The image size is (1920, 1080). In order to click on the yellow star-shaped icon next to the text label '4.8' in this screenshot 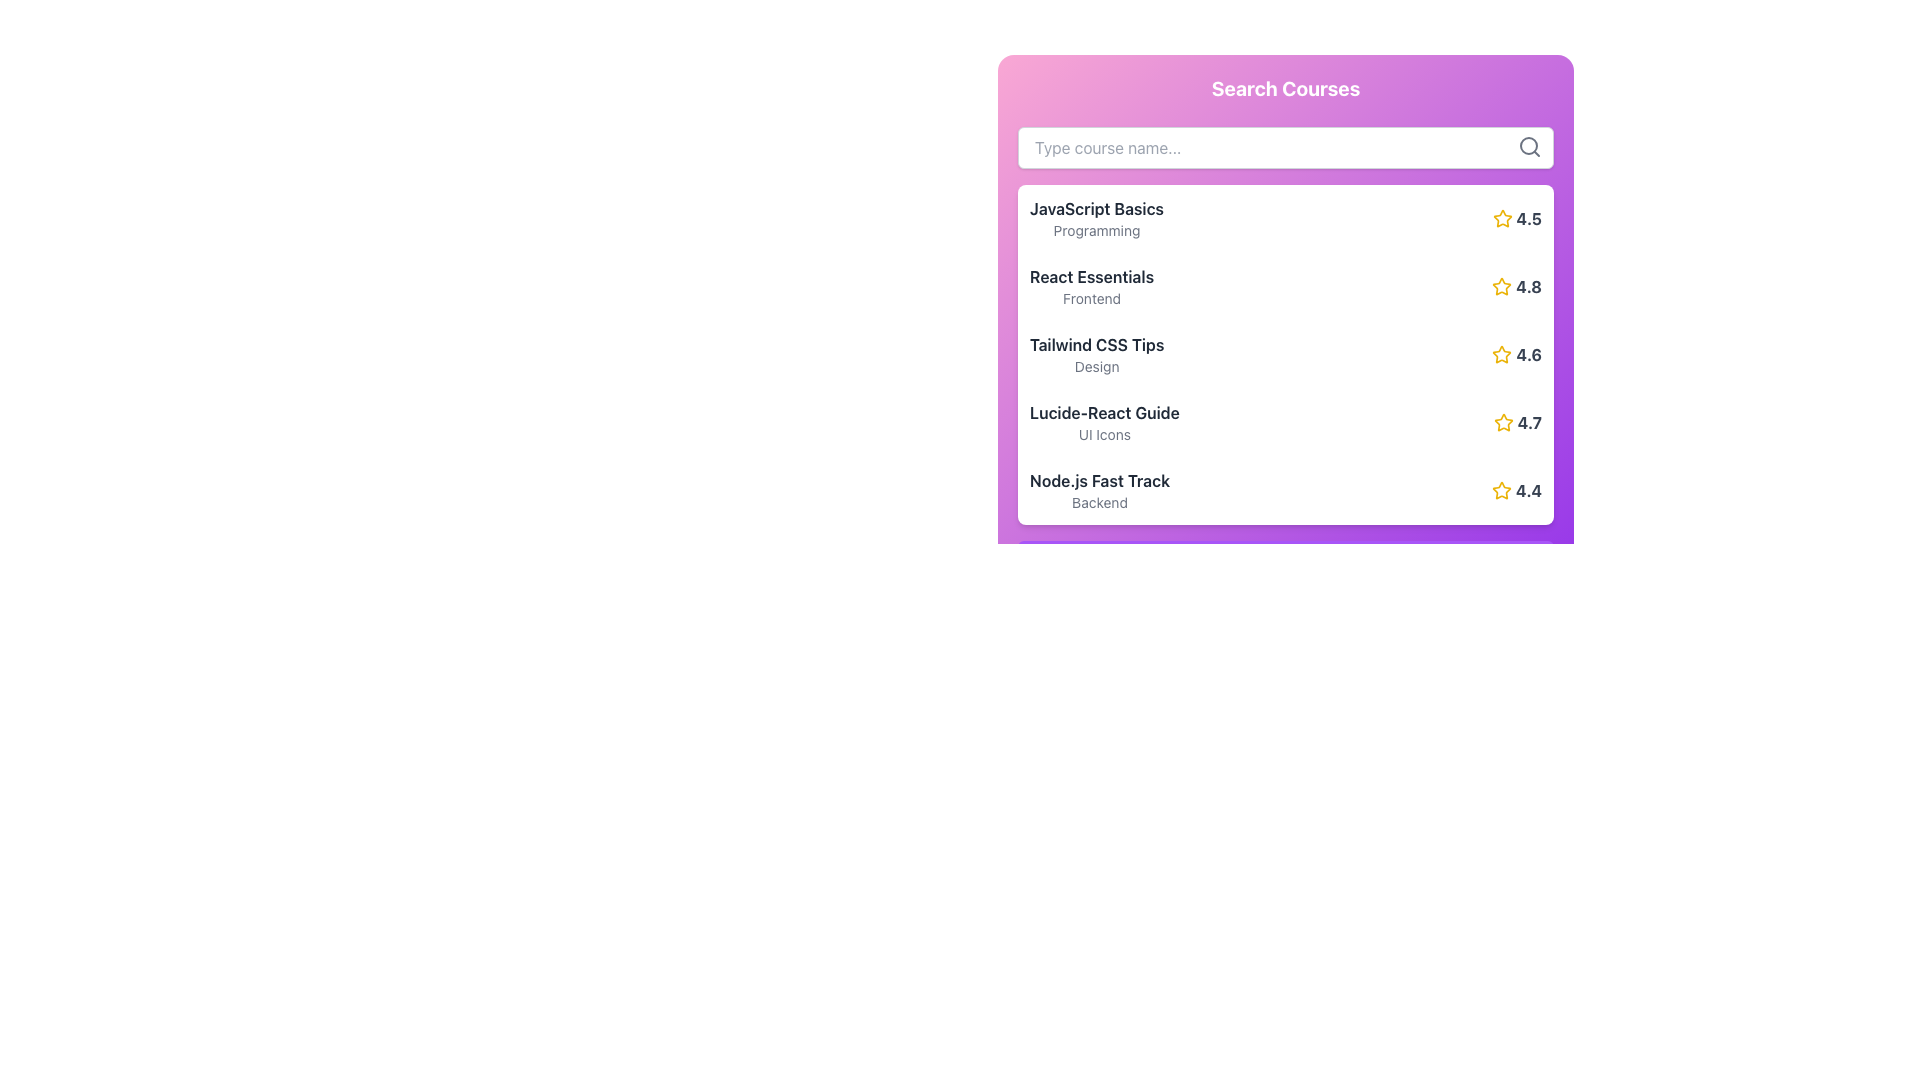, I will do `click(1502, 286)`.